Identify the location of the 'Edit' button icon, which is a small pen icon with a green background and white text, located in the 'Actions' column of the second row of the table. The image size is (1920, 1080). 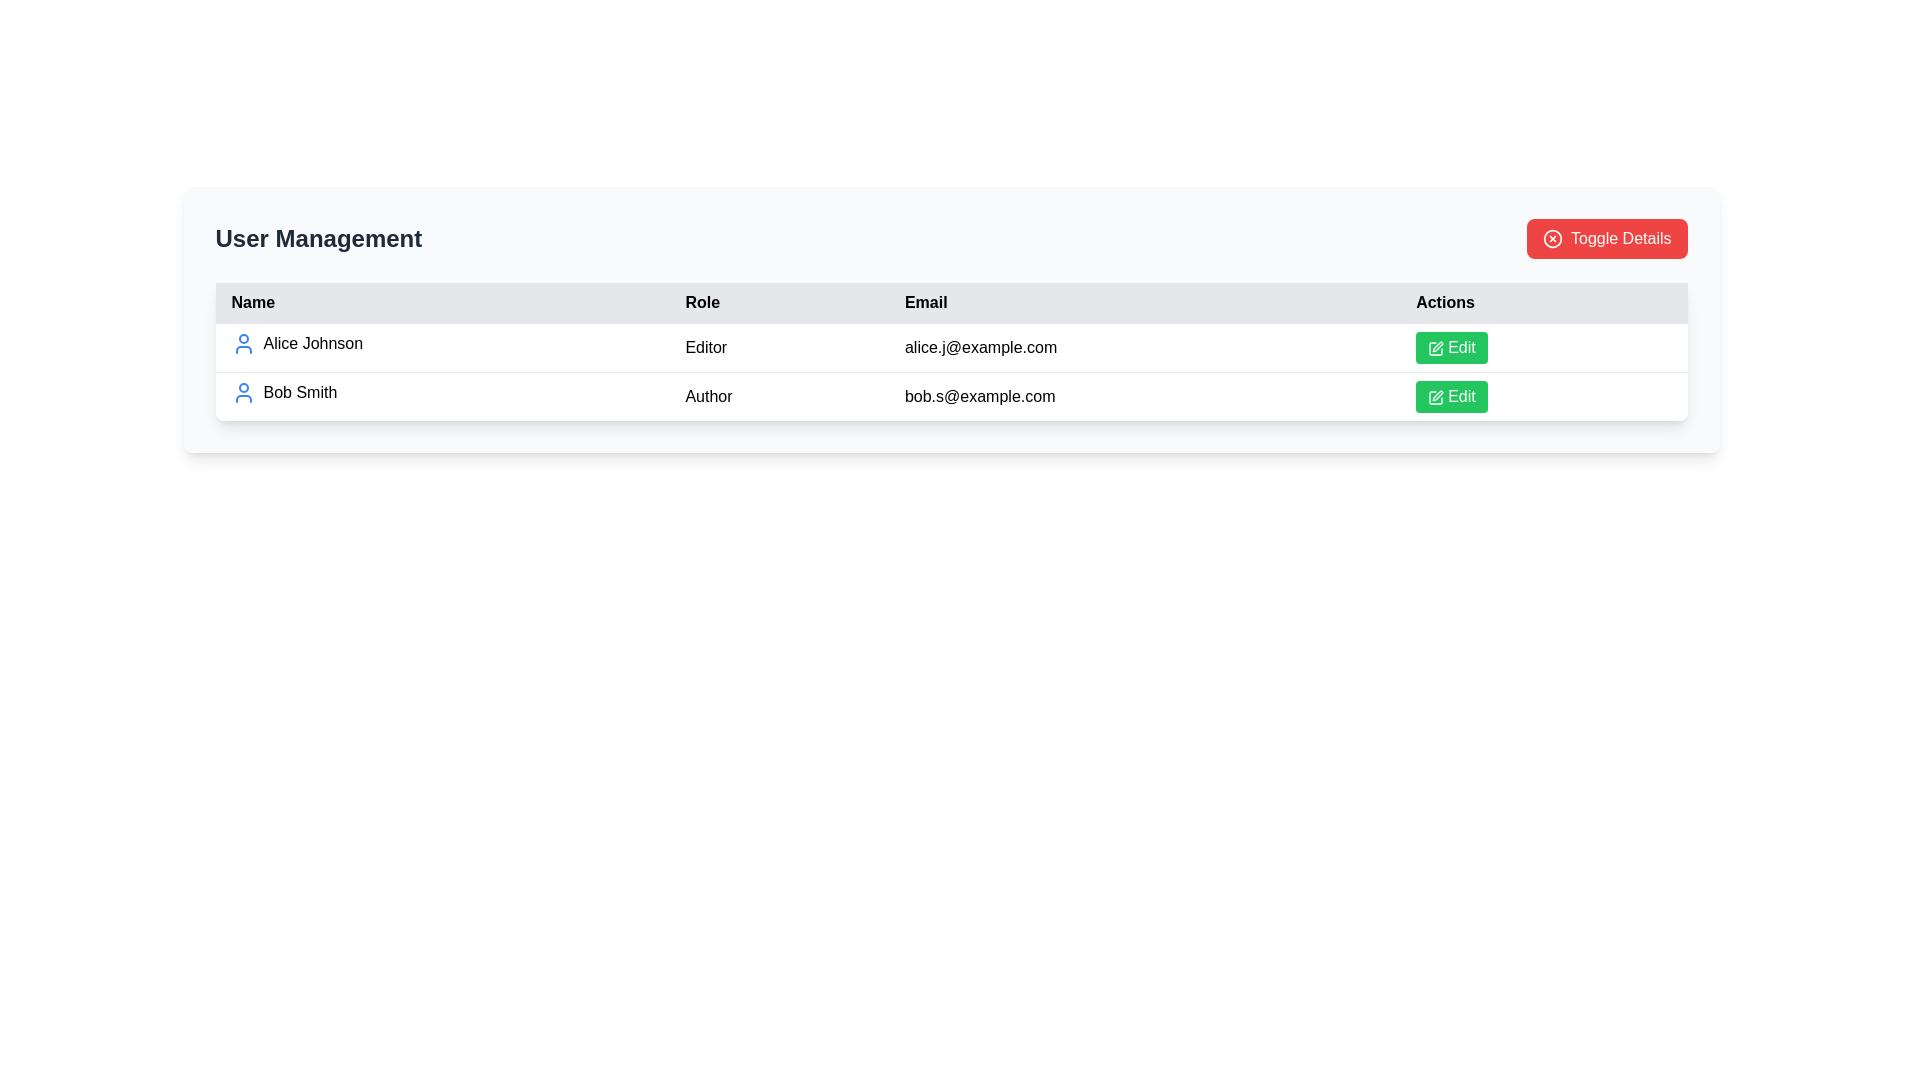
(1435, 397).